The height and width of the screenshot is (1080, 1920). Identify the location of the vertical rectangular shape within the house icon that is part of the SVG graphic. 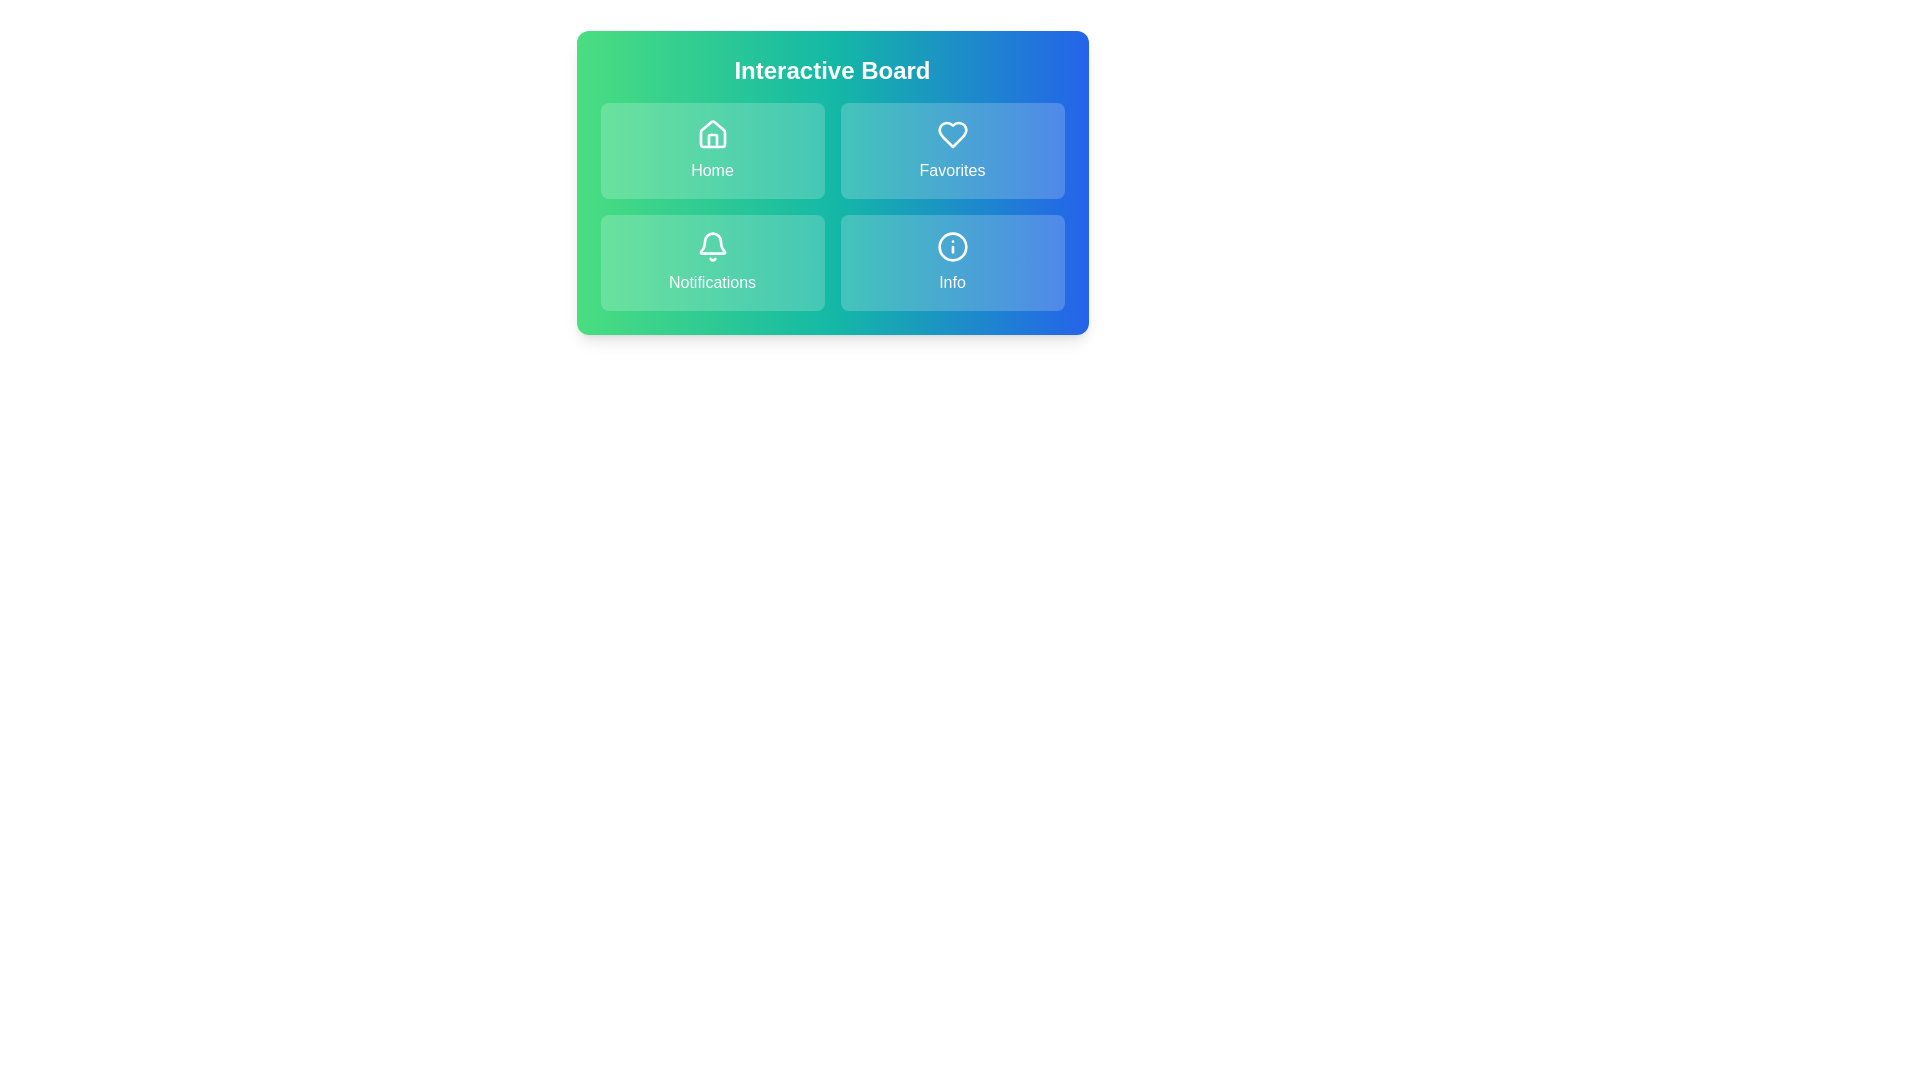
(712, 140).